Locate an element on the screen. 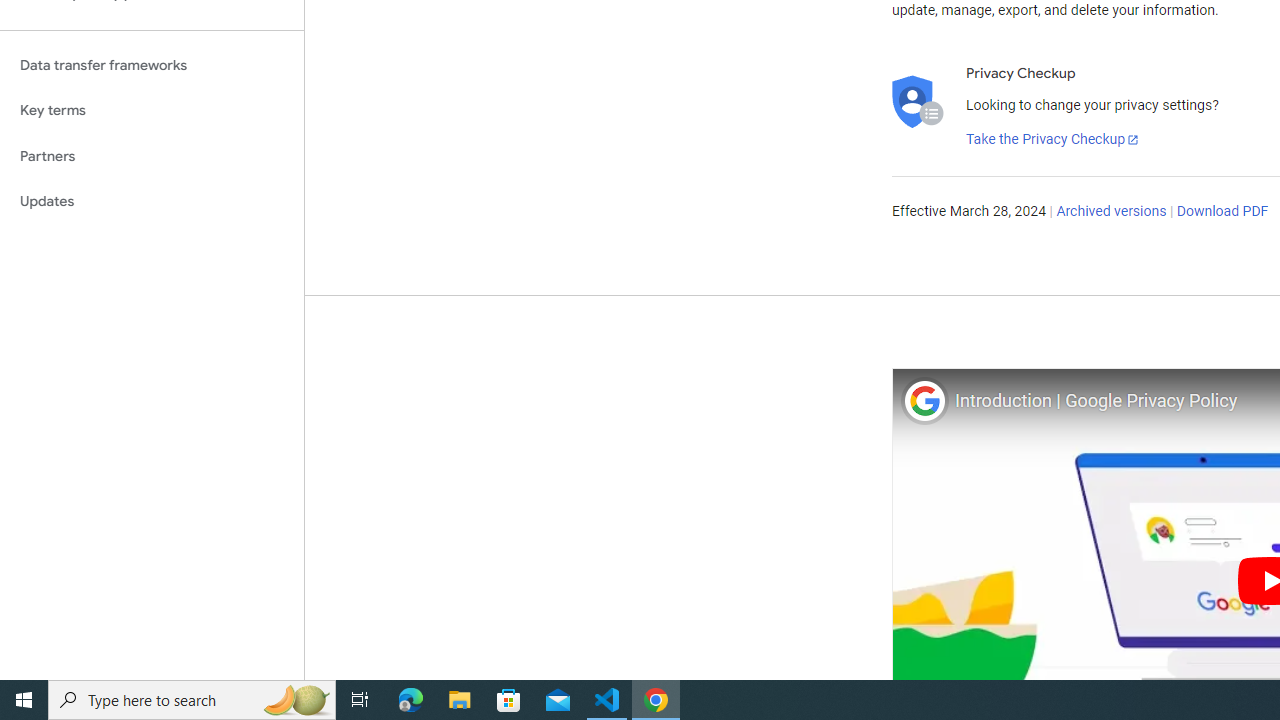 The width and height of the screenshot is (1280, 720). 'Download PDF' is located at coordinates (1221, 212).